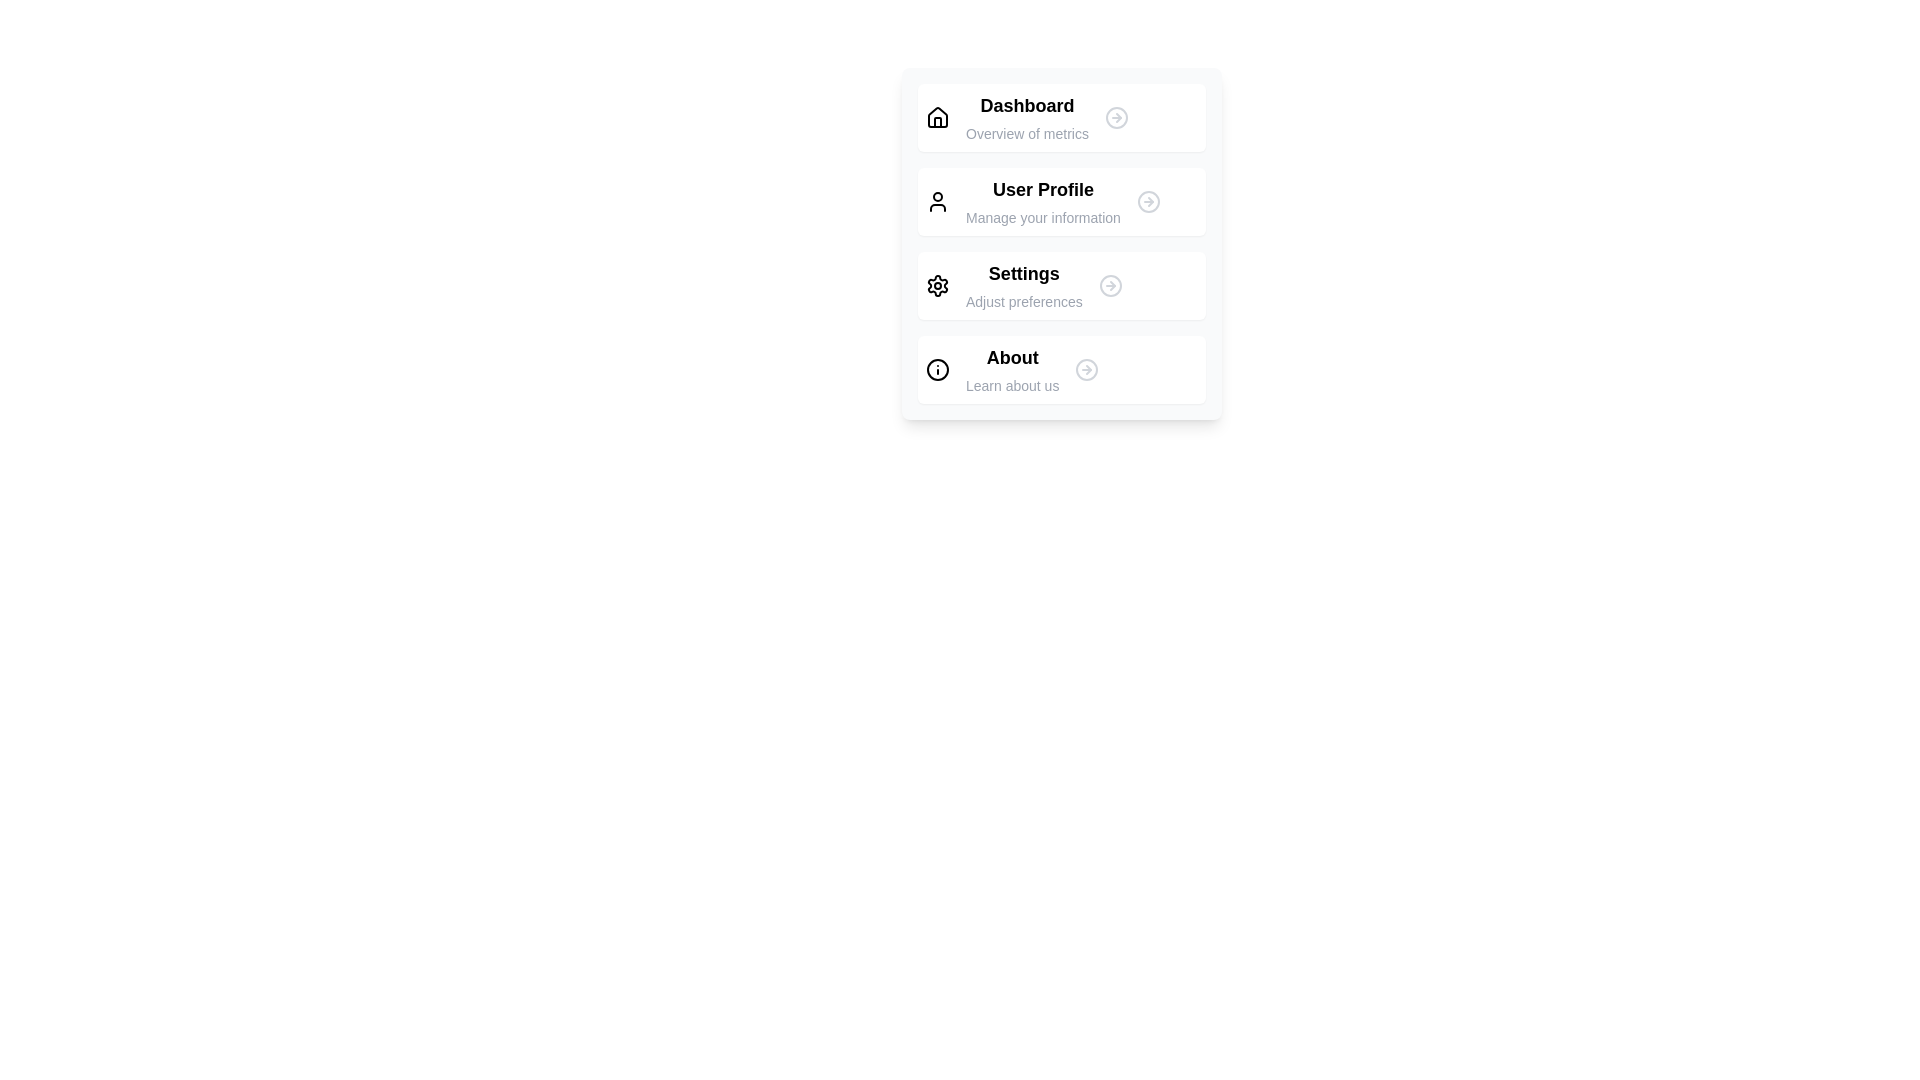  Describe the element at coordinates (1148, 201) in the screenshot. I see `the circular button icon with a right-pointing arrow located at the far right of the 'User Profile' section` at that location.